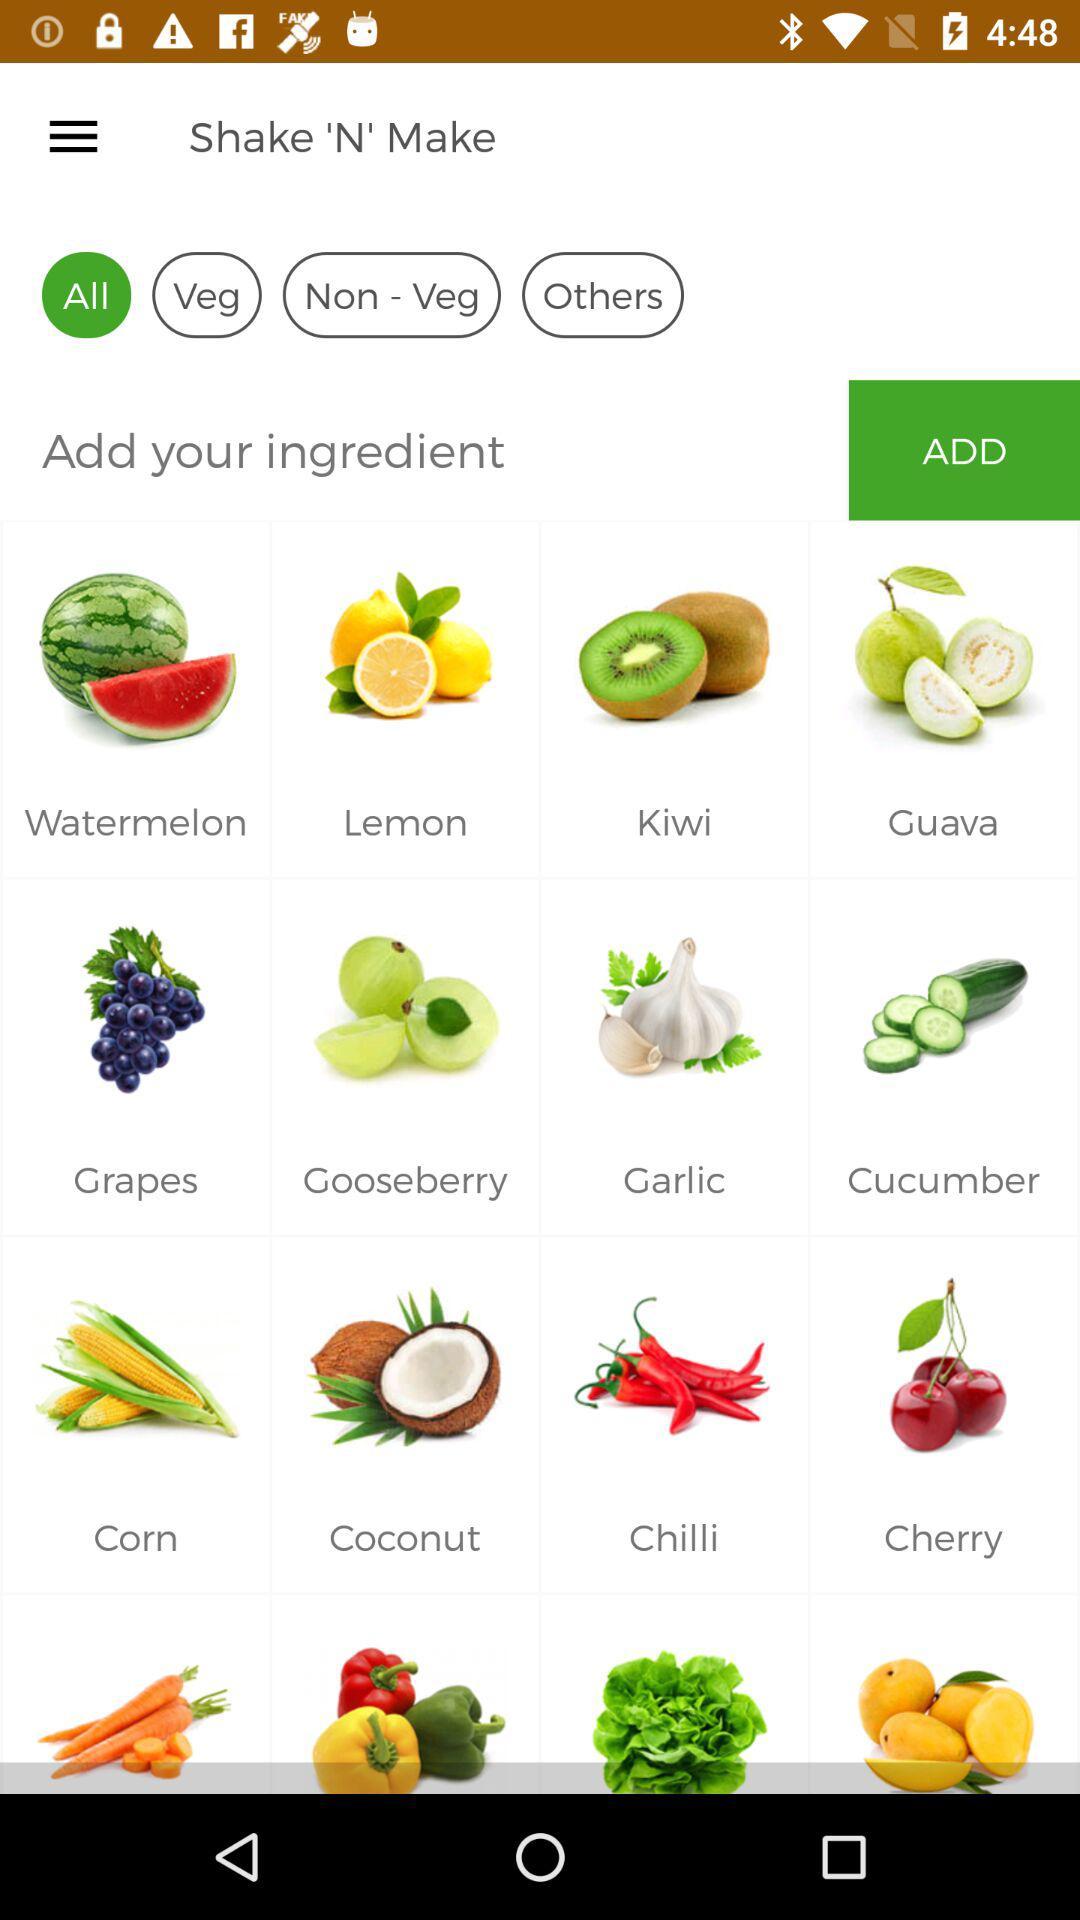  What do you see at coordinates (601, 294) in the screenshot?
I see `the others` at bounding box center [601, 294].